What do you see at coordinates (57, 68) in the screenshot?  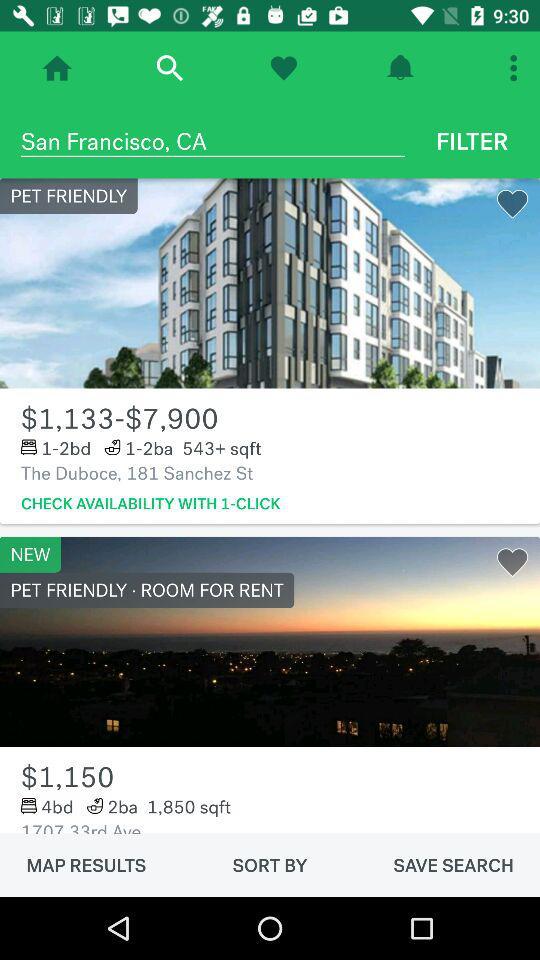 I see `go home` at bounding box center [57, 68].